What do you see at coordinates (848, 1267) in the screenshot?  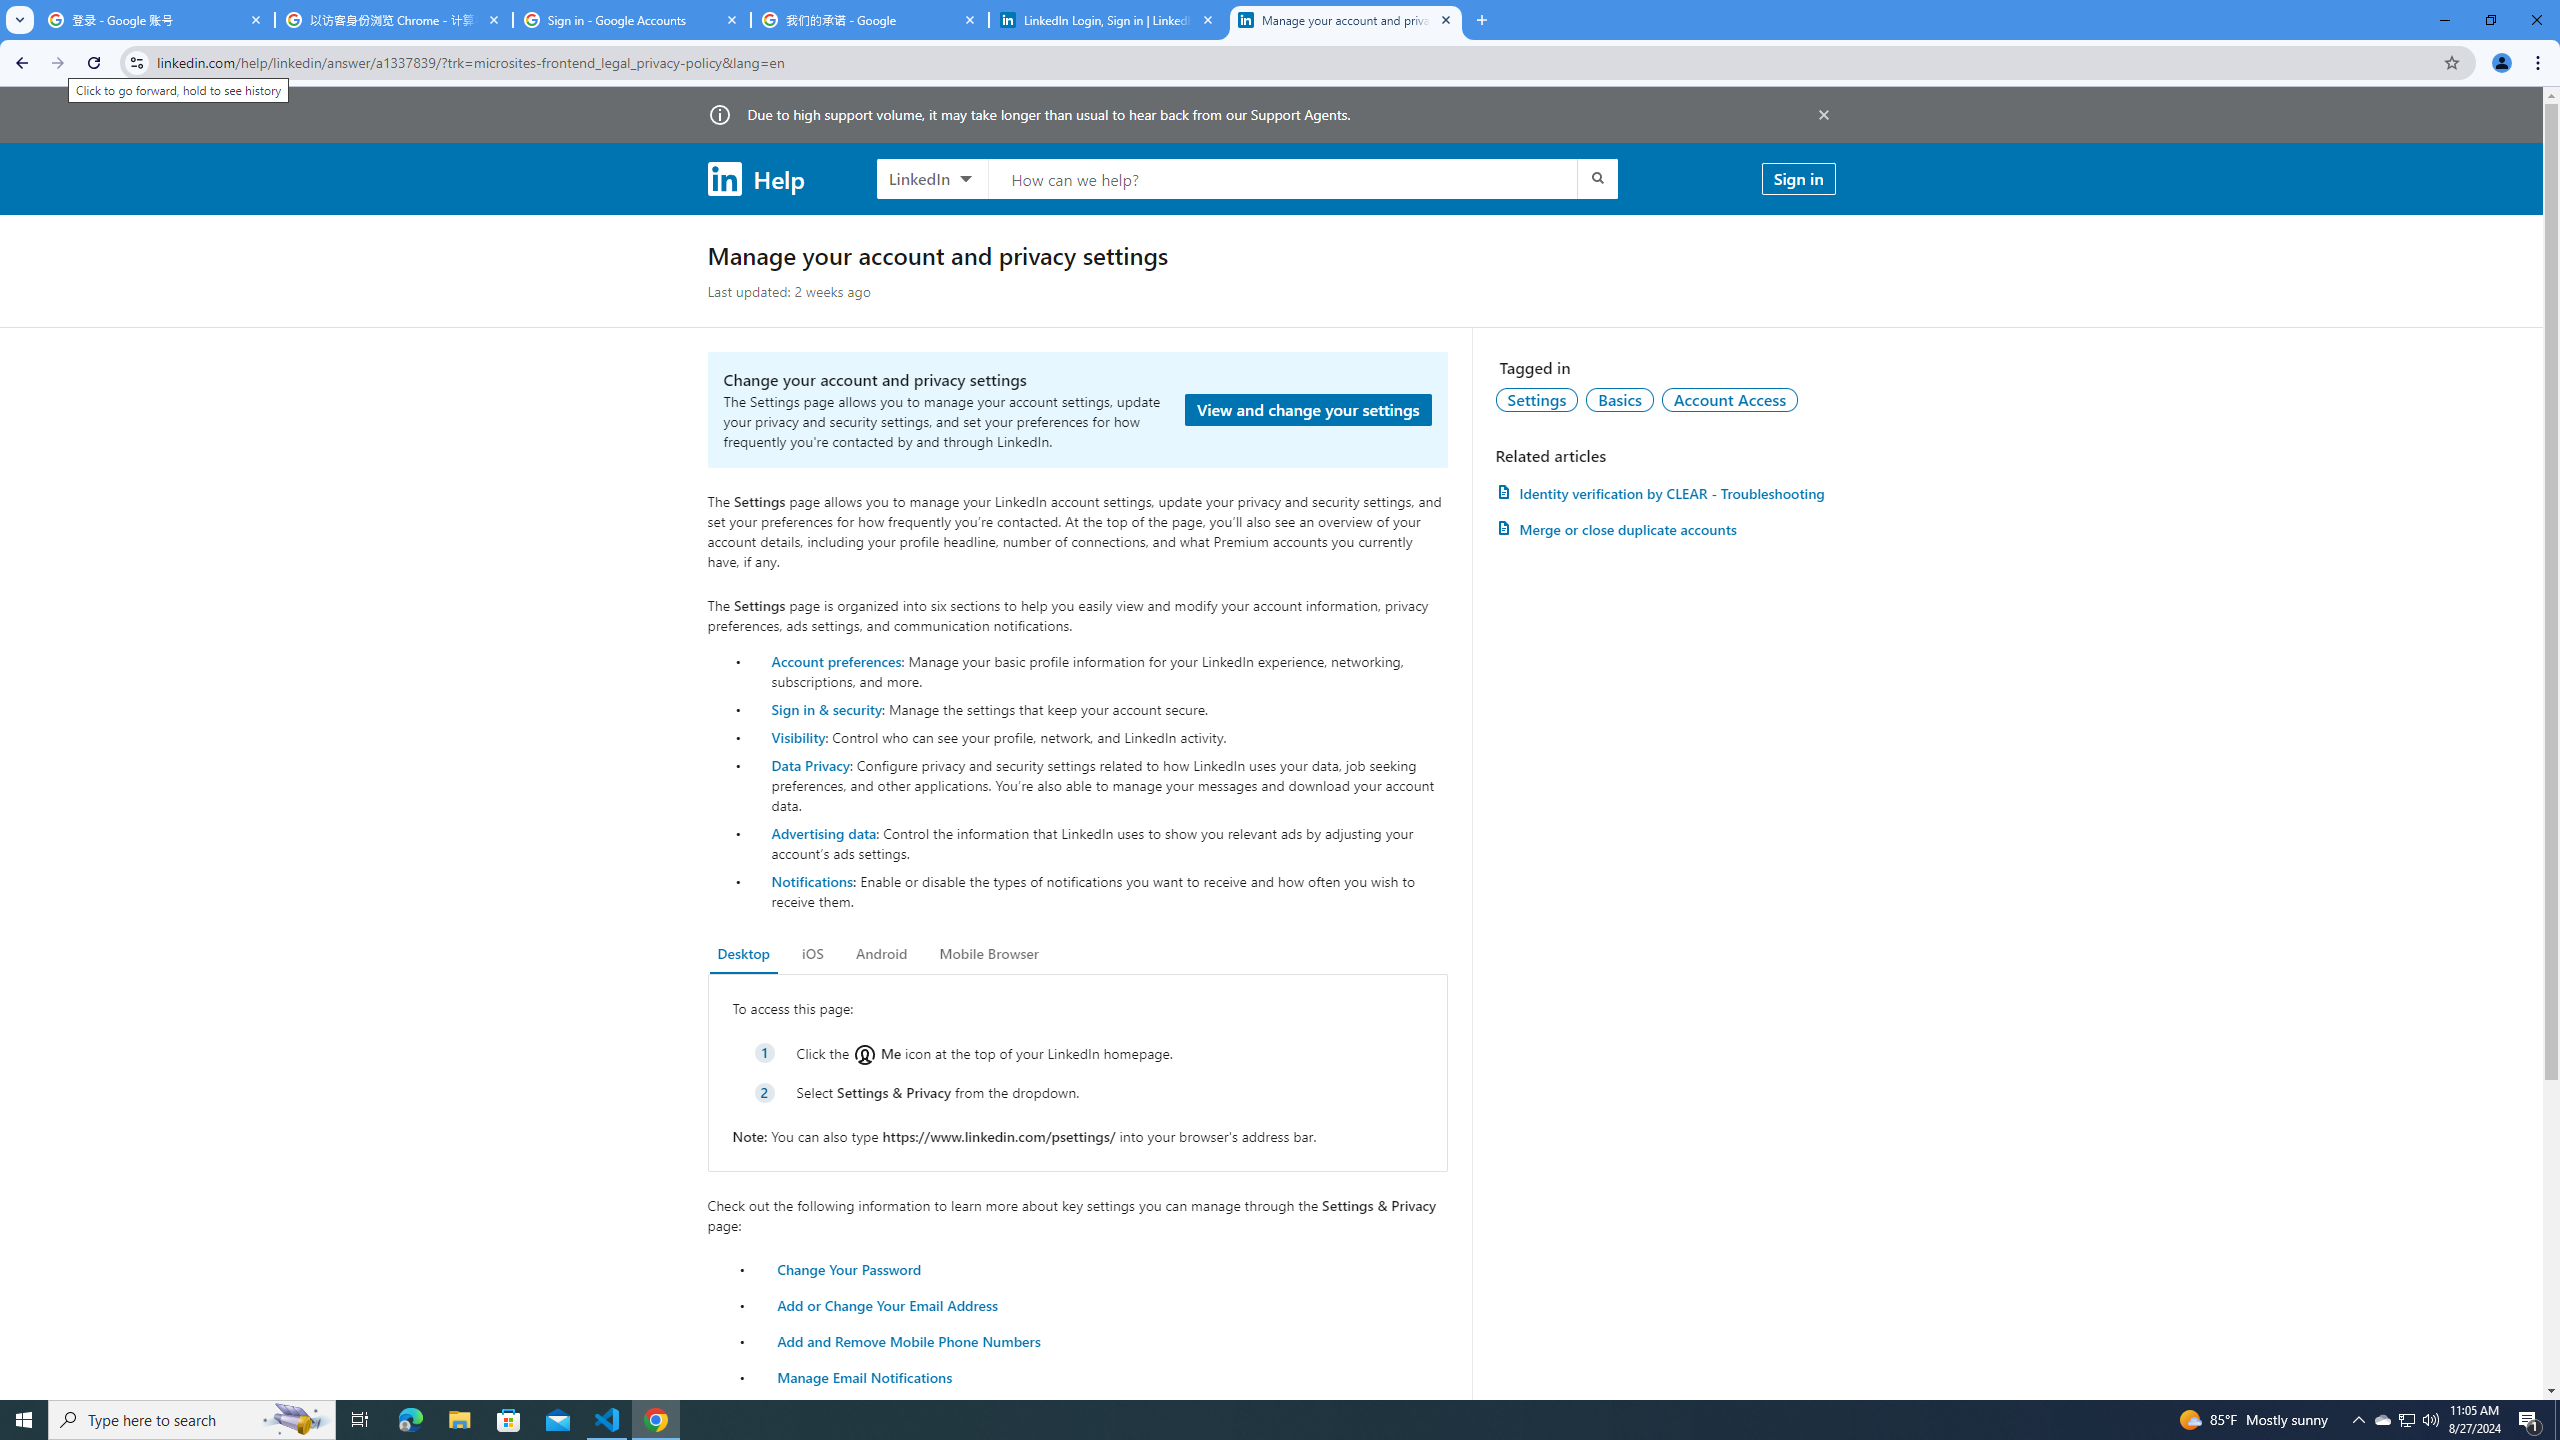 I see `'Change Your Password'` at bounding box center [848, 1267].